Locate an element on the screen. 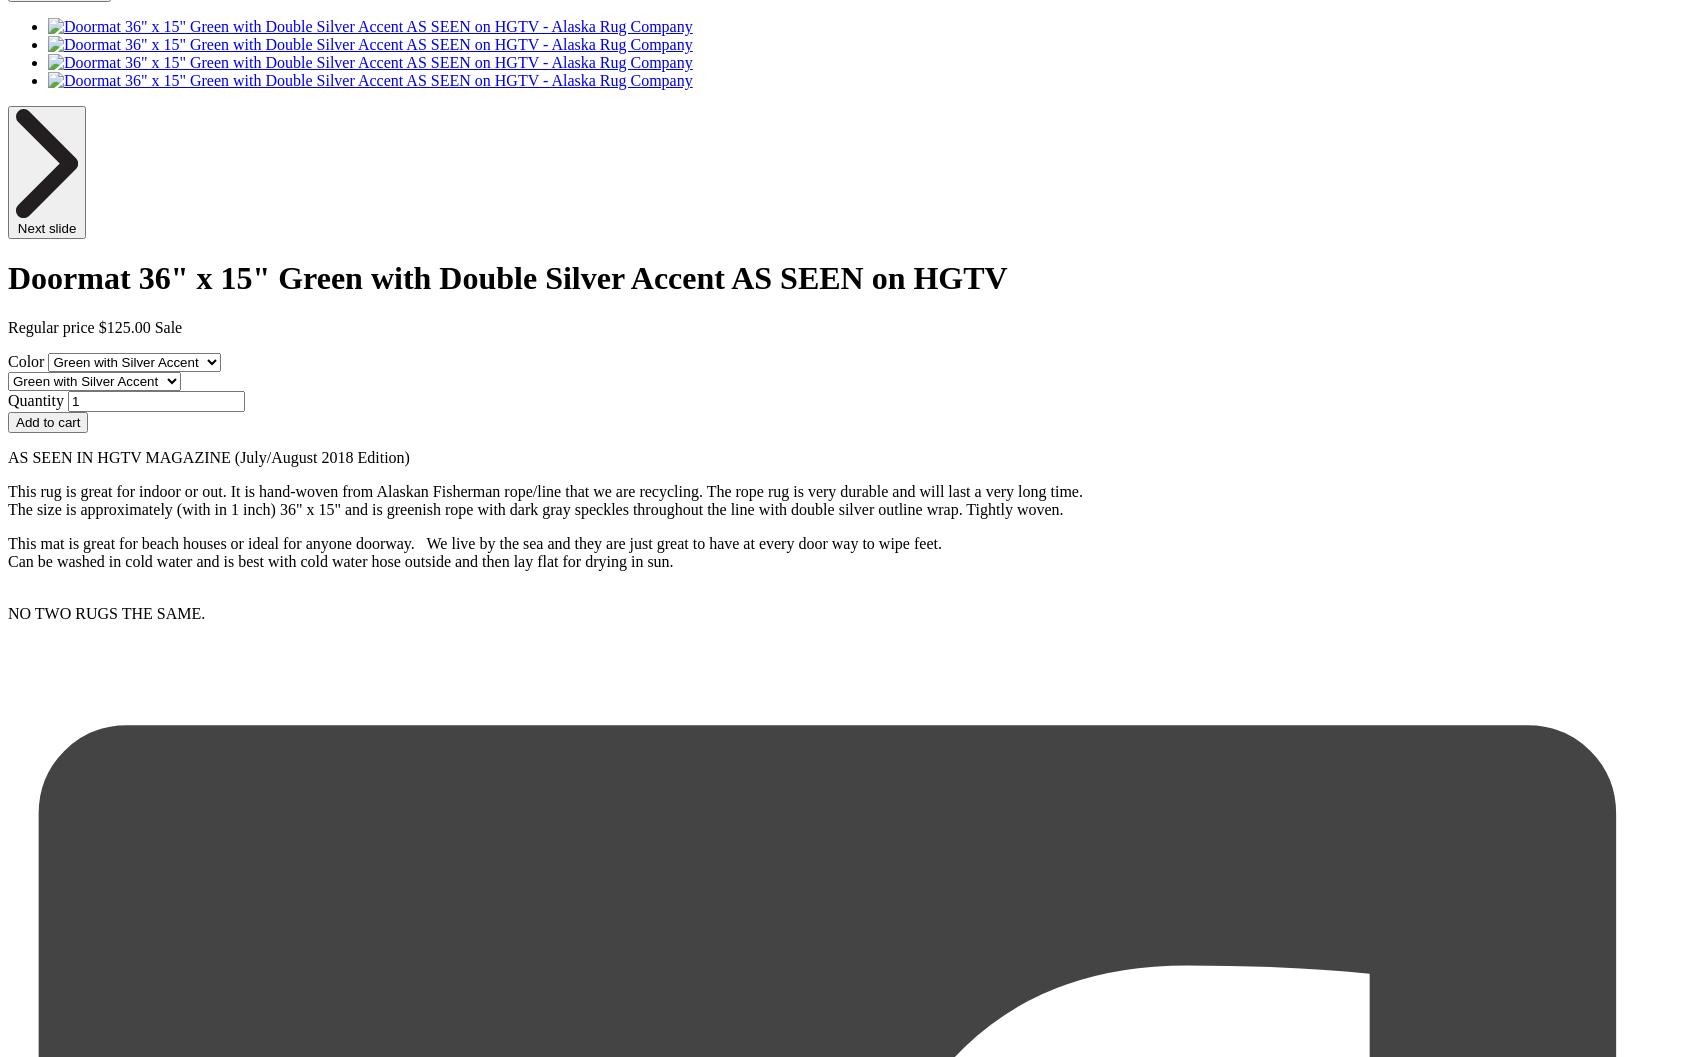 The width and height of the screenshot is (1700, 1057). 'Regular price' is located at coordinates (51, 326).